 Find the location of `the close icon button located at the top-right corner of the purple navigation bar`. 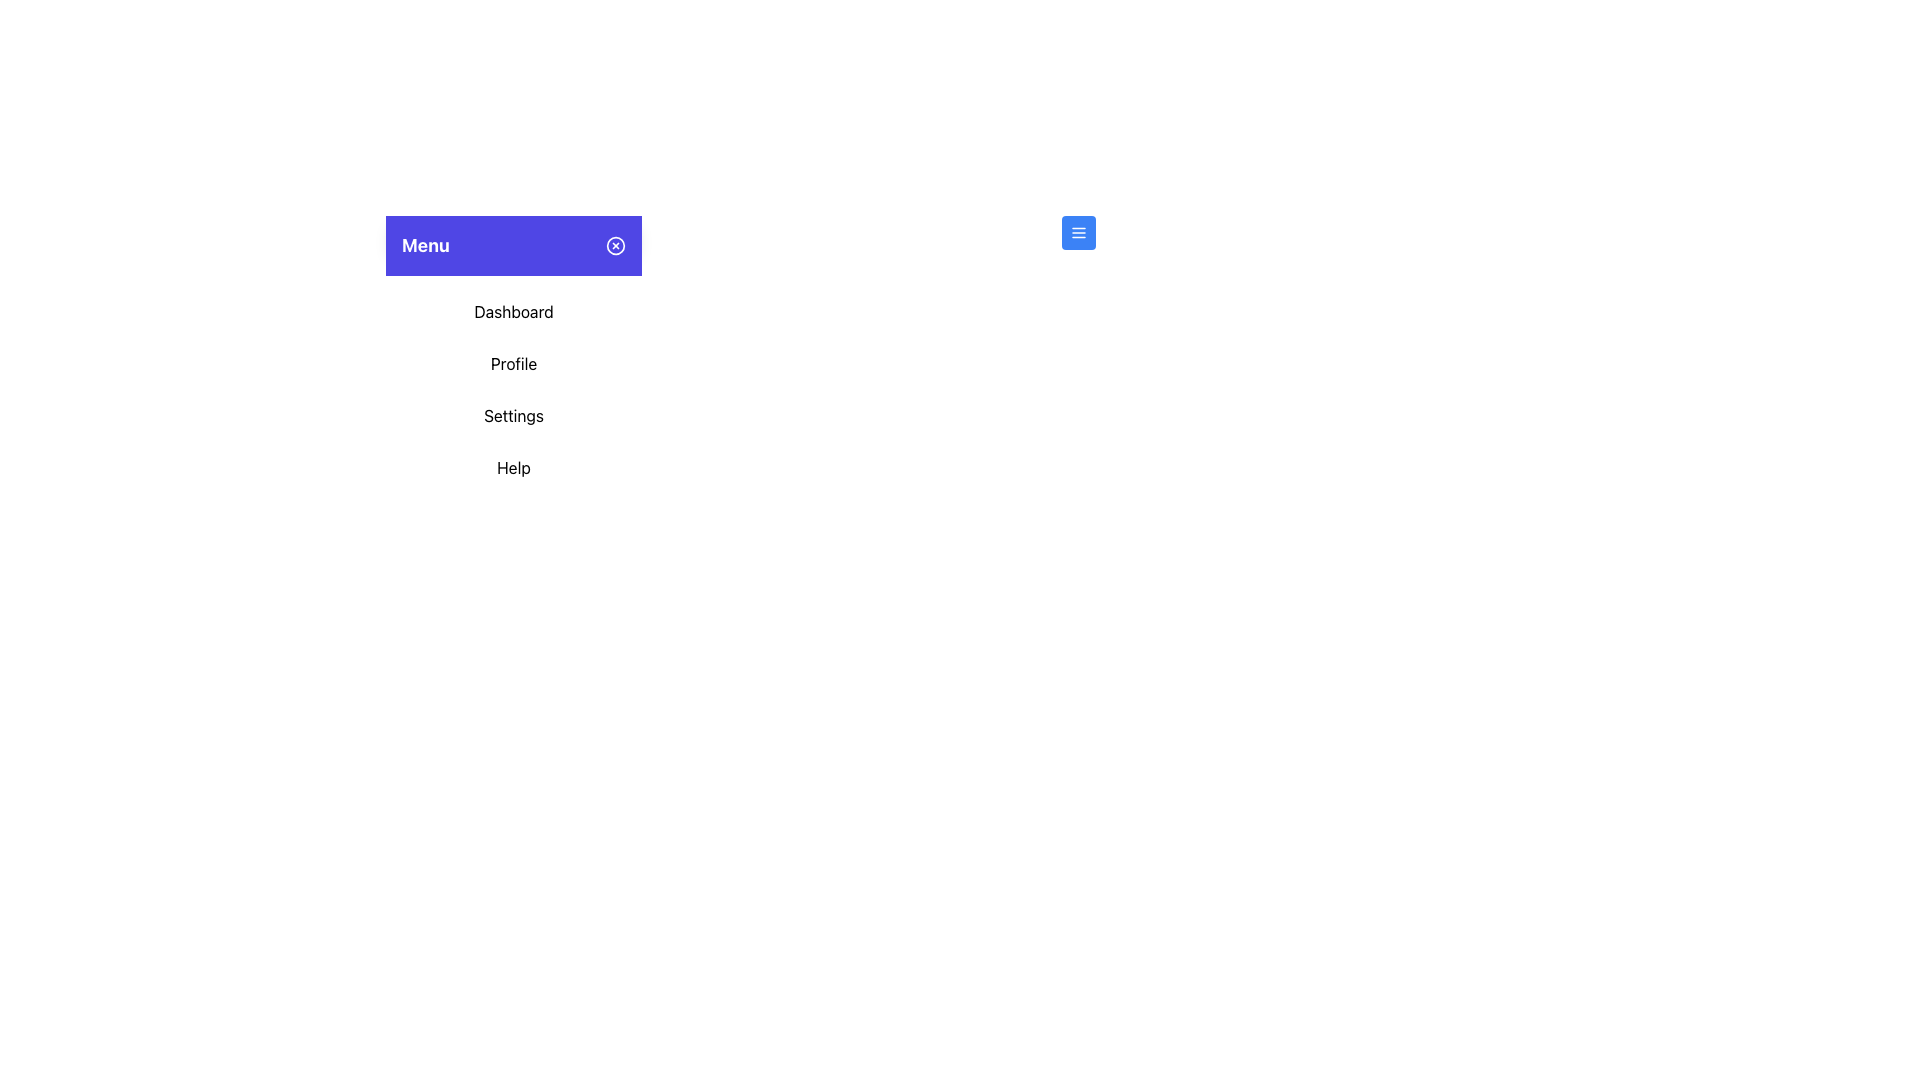

the close icon button located at the top-right corner of the purple navigation bar is located at coordinates (614, 245).